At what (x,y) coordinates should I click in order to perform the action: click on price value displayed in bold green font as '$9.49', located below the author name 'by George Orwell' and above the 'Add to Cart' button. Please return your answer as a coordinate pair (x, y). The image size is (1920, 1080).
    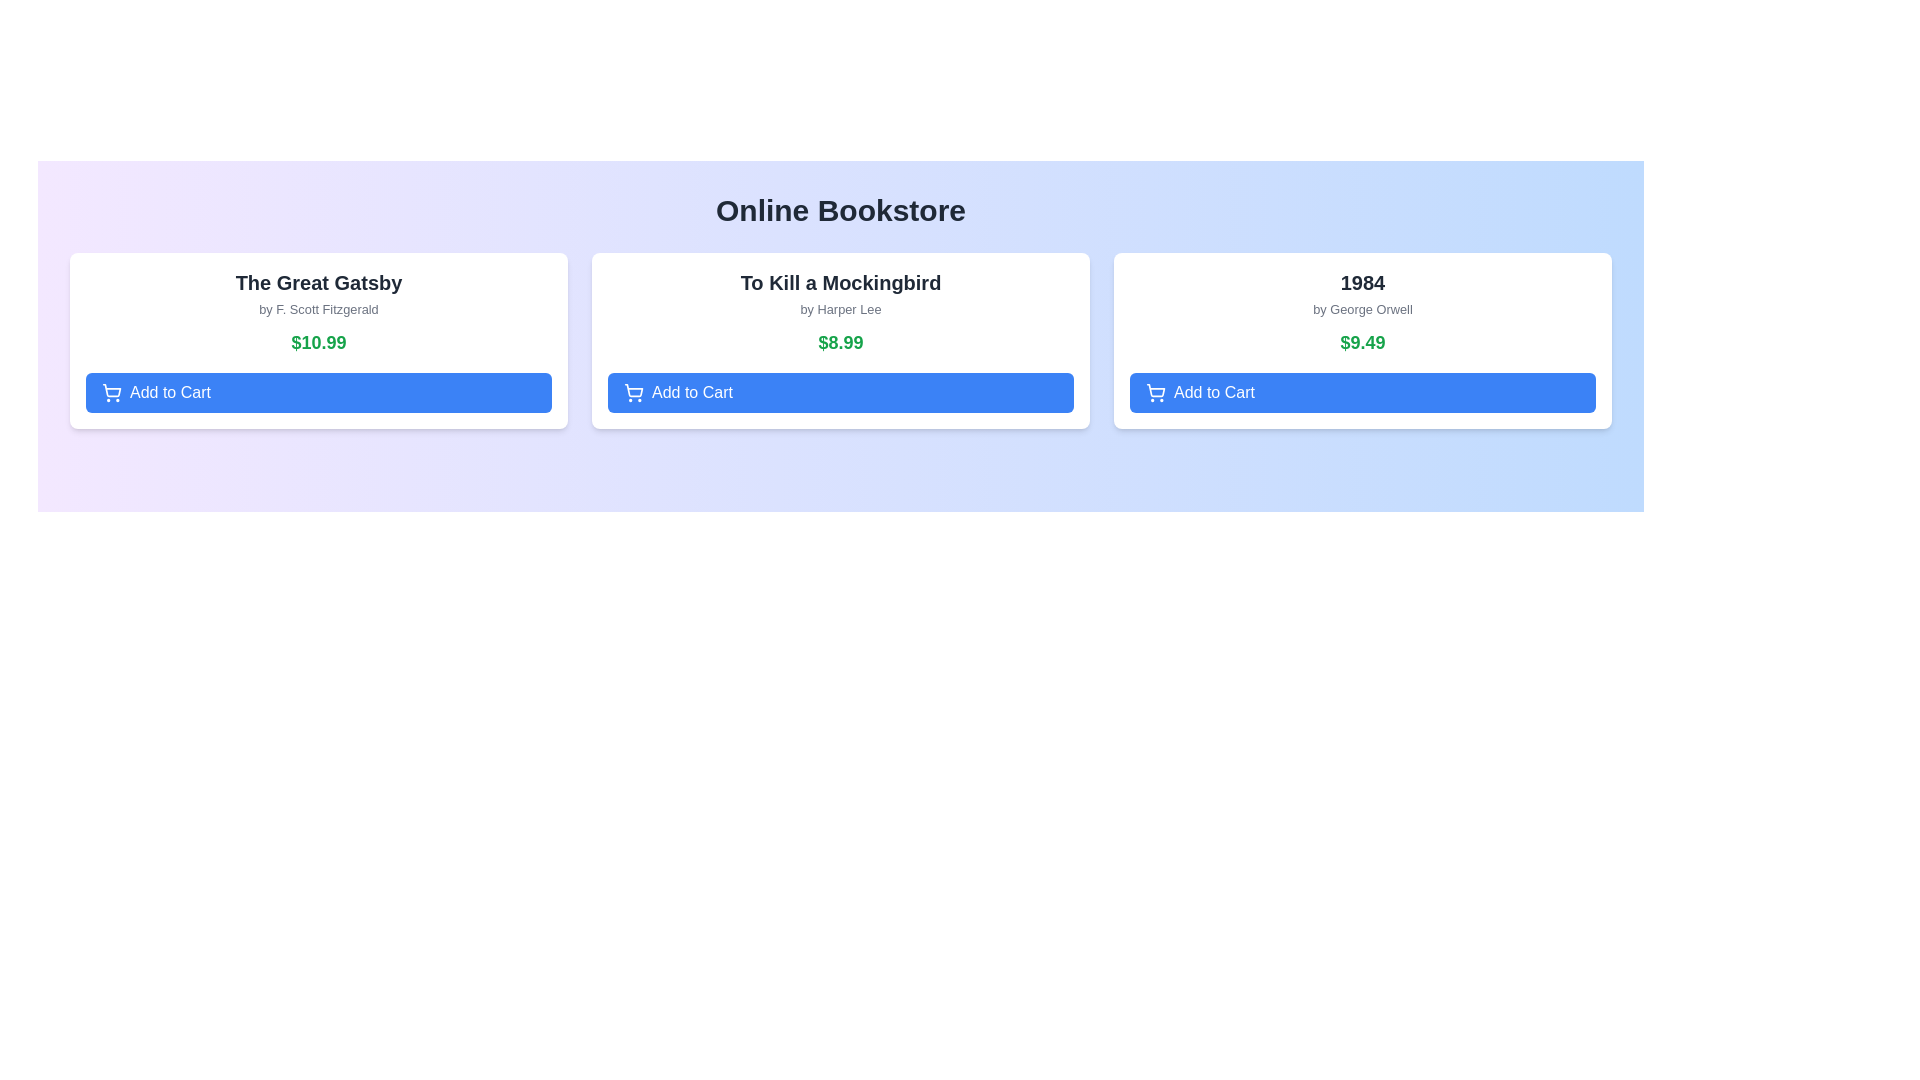
    Looking at the image, I should click on (1362, 342).